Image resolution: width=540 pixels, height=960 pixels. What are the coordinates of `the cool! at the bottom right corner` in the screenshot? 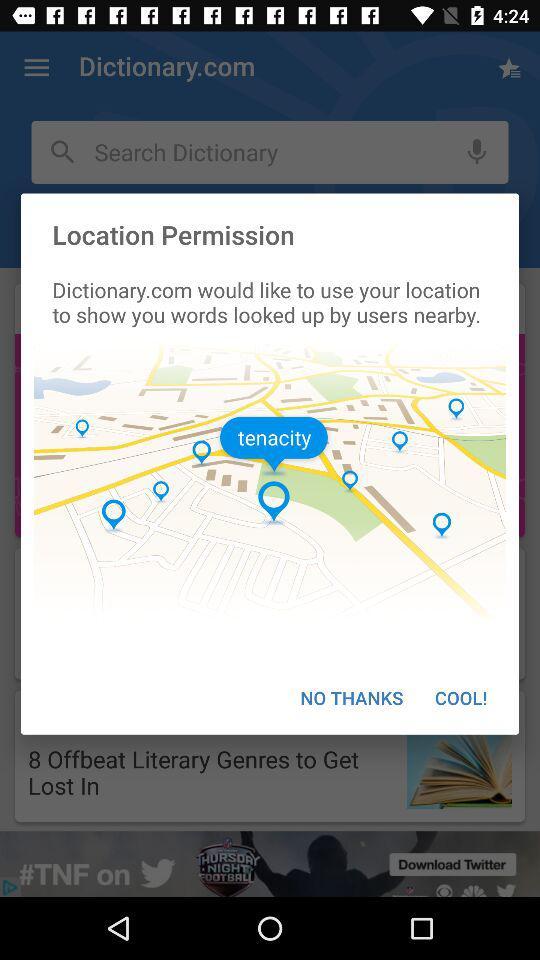 It's located at (461, 697).